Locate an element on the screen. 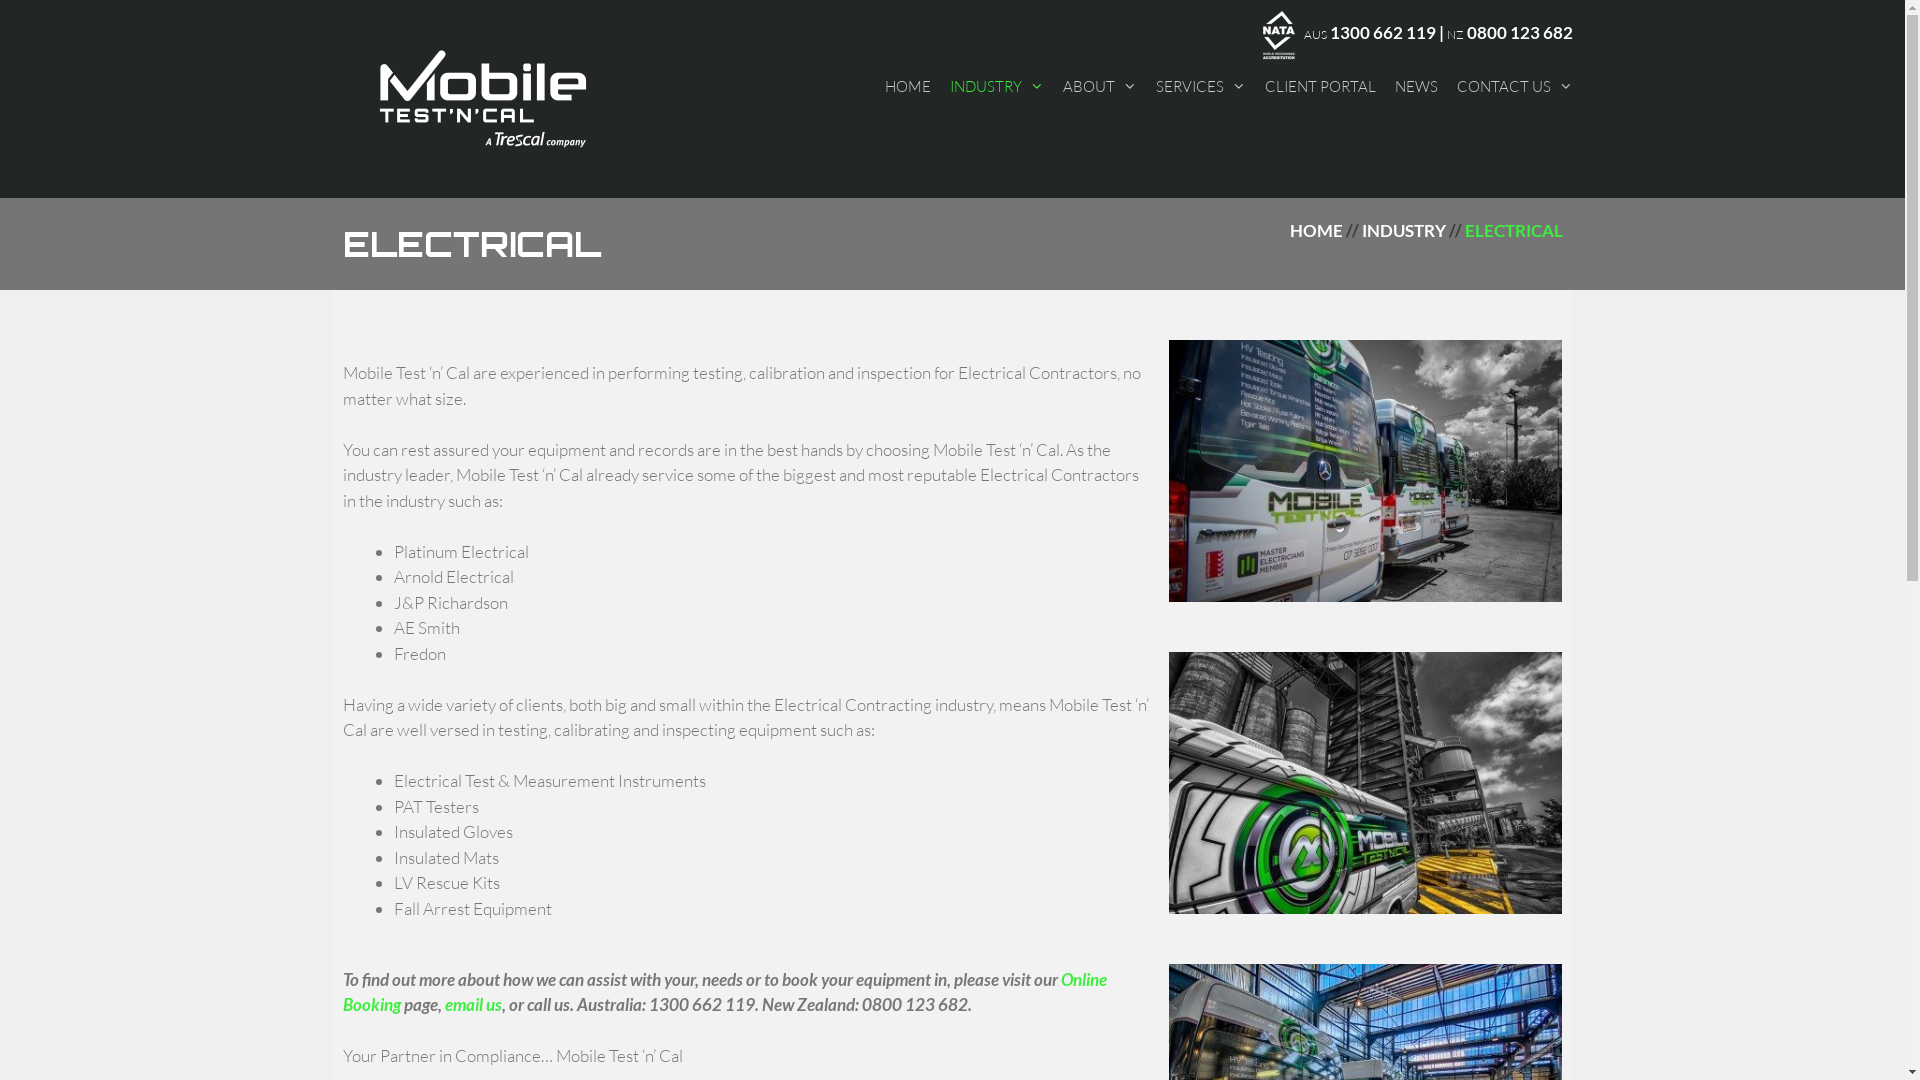 The image size is (1920, 1080). 'HOME' is located at coordinates (1316, 229).